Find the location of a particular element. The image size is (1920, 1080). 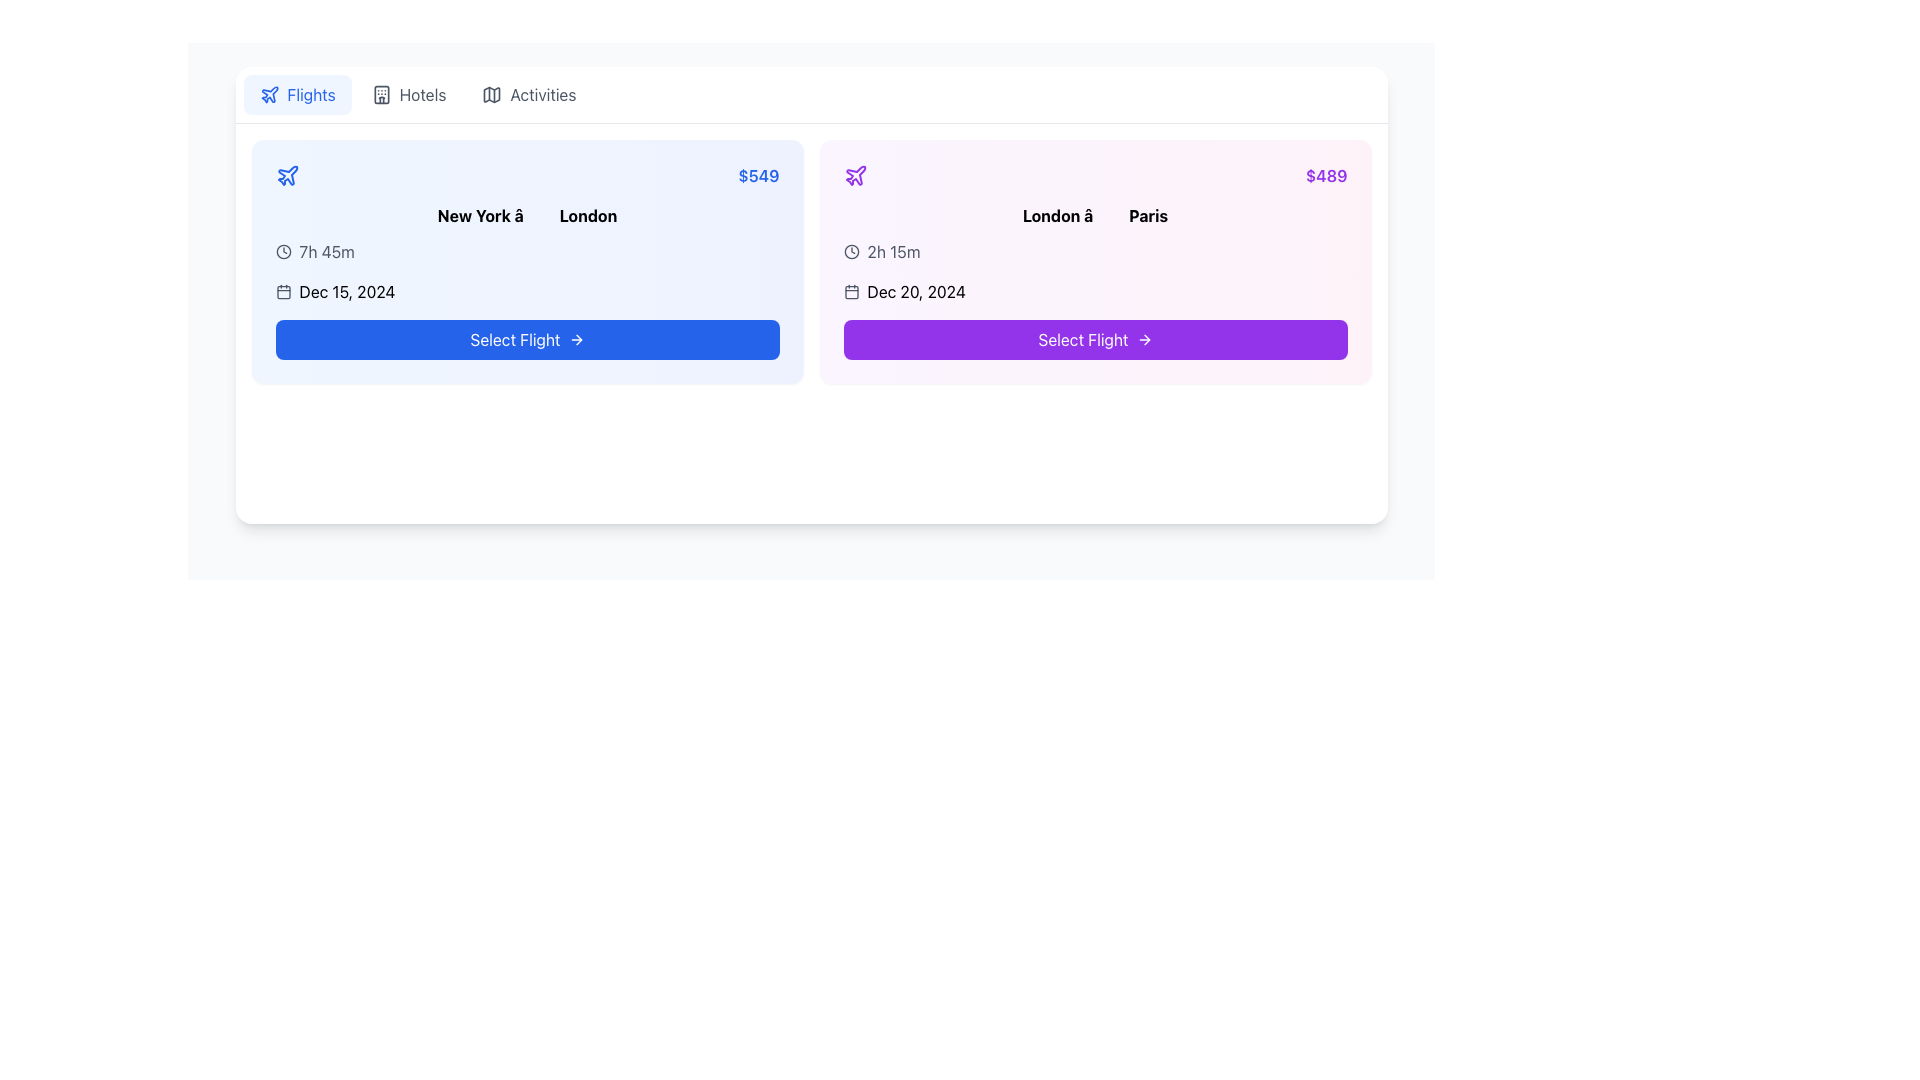

the rightward arrow icon within the 'Select Flight' button on the second card of the flight booking interface to proceed with the flight selection from London to Paris is located at coordinates (1146, 338).